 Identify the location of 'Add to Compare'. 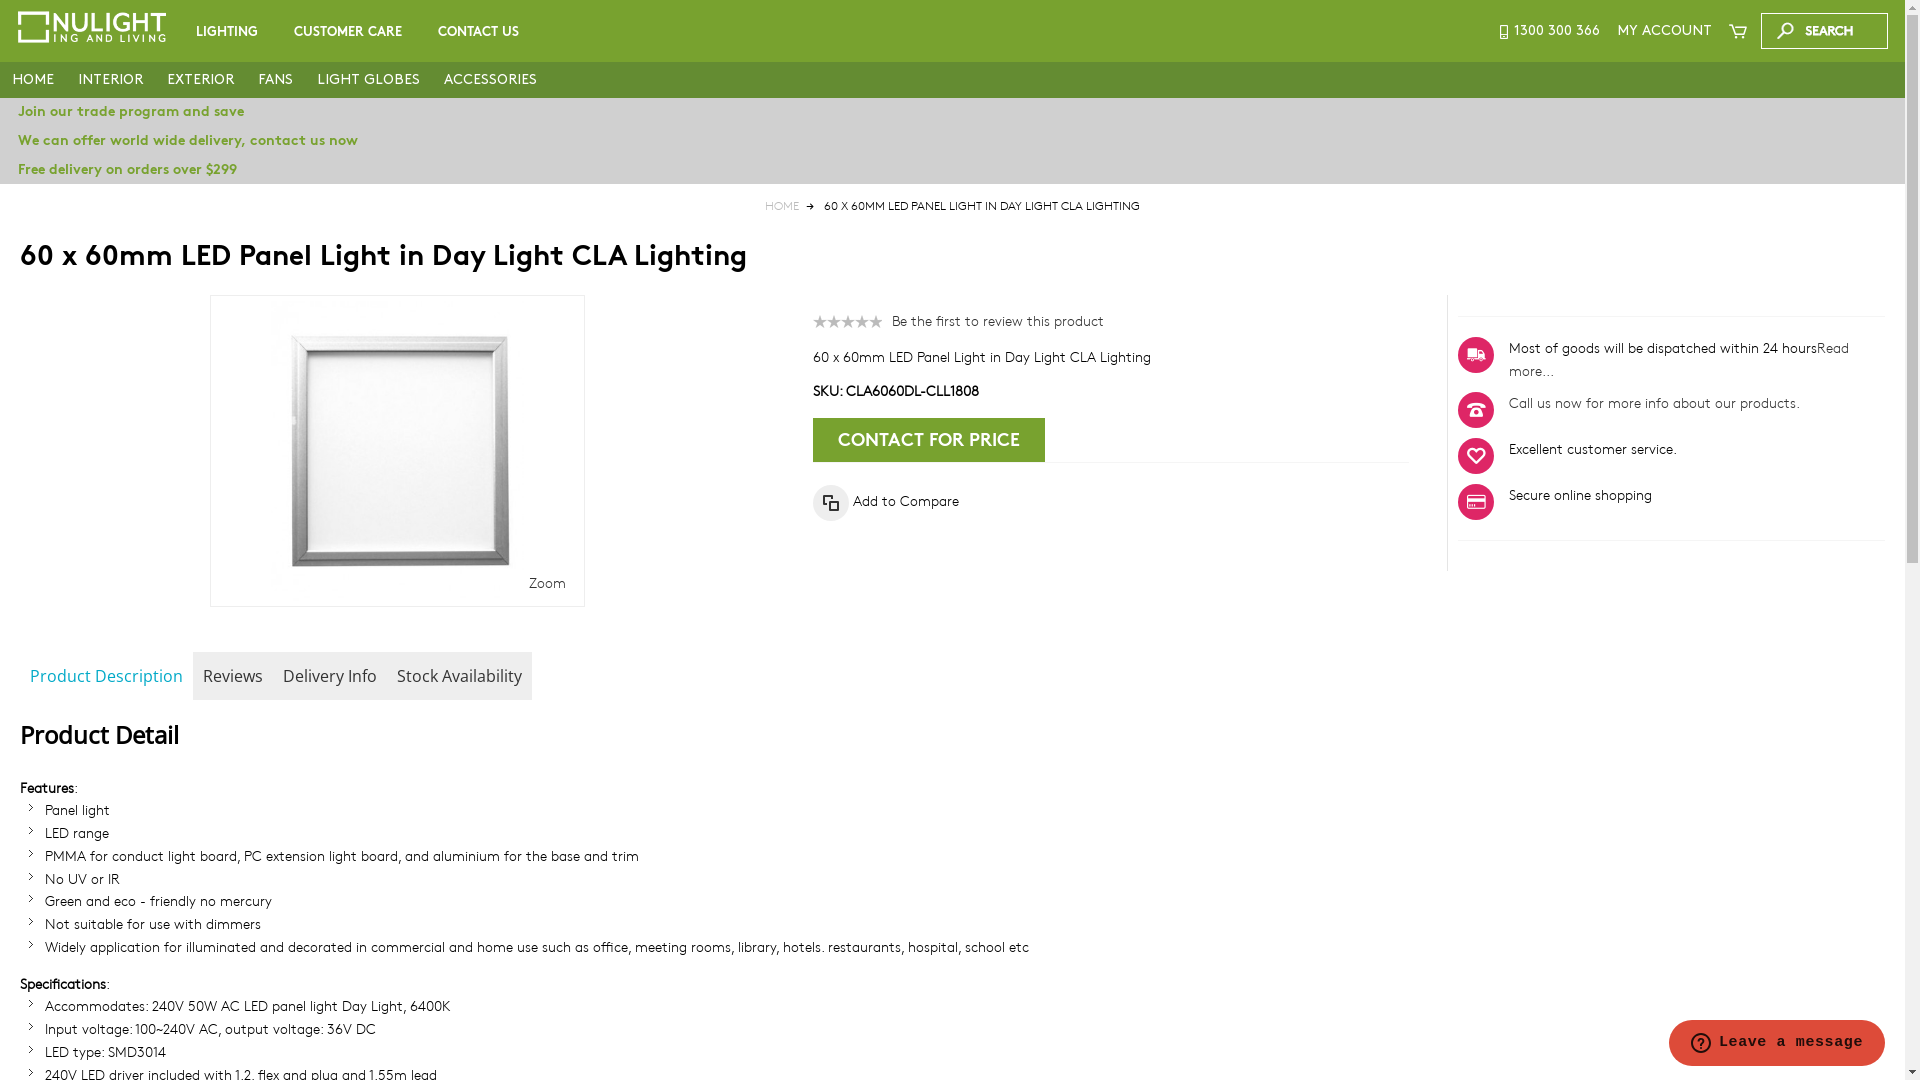
(885, 500).